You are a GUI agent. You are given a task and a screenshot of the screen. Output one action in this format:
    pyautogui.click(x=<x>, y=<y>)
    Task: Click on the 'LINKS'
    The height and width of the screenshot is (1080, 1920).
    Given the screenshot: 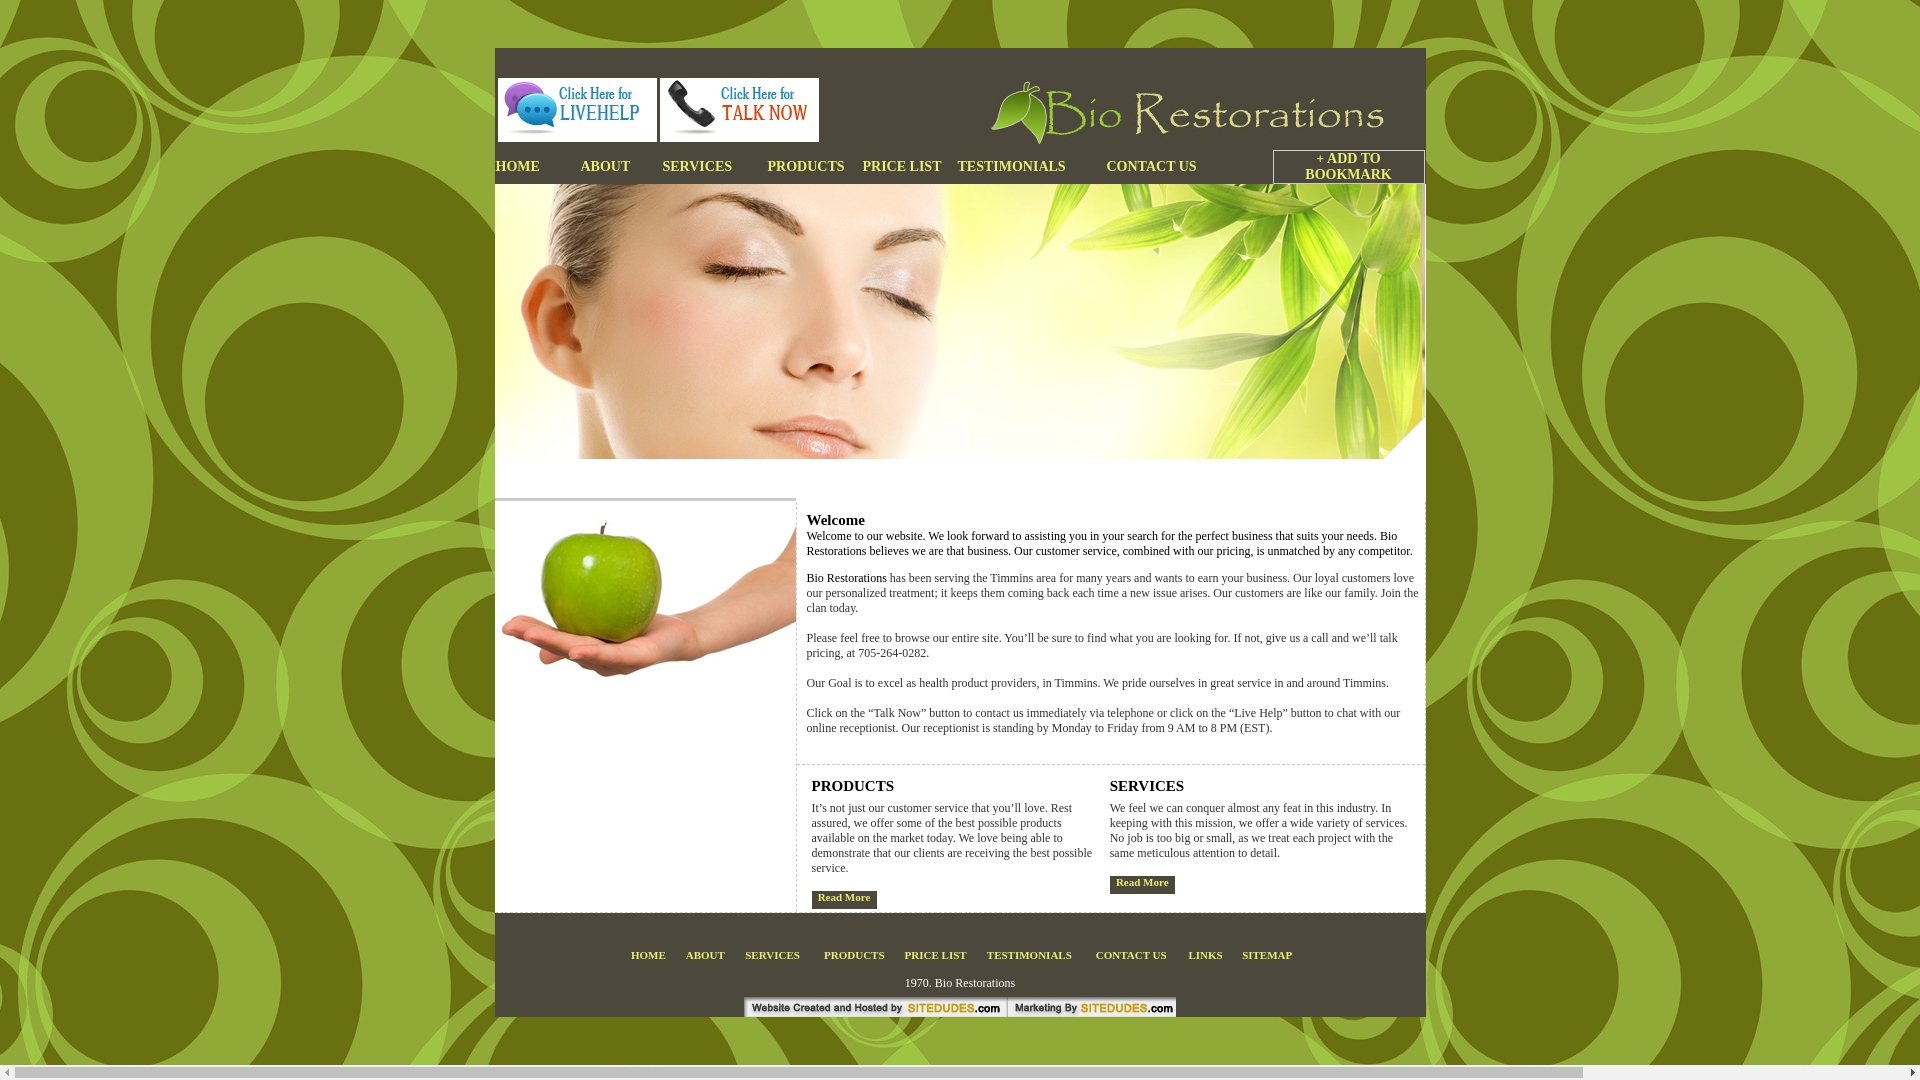 What is the action you would take?
    pyautogui.click(x=1203, y=954)
    